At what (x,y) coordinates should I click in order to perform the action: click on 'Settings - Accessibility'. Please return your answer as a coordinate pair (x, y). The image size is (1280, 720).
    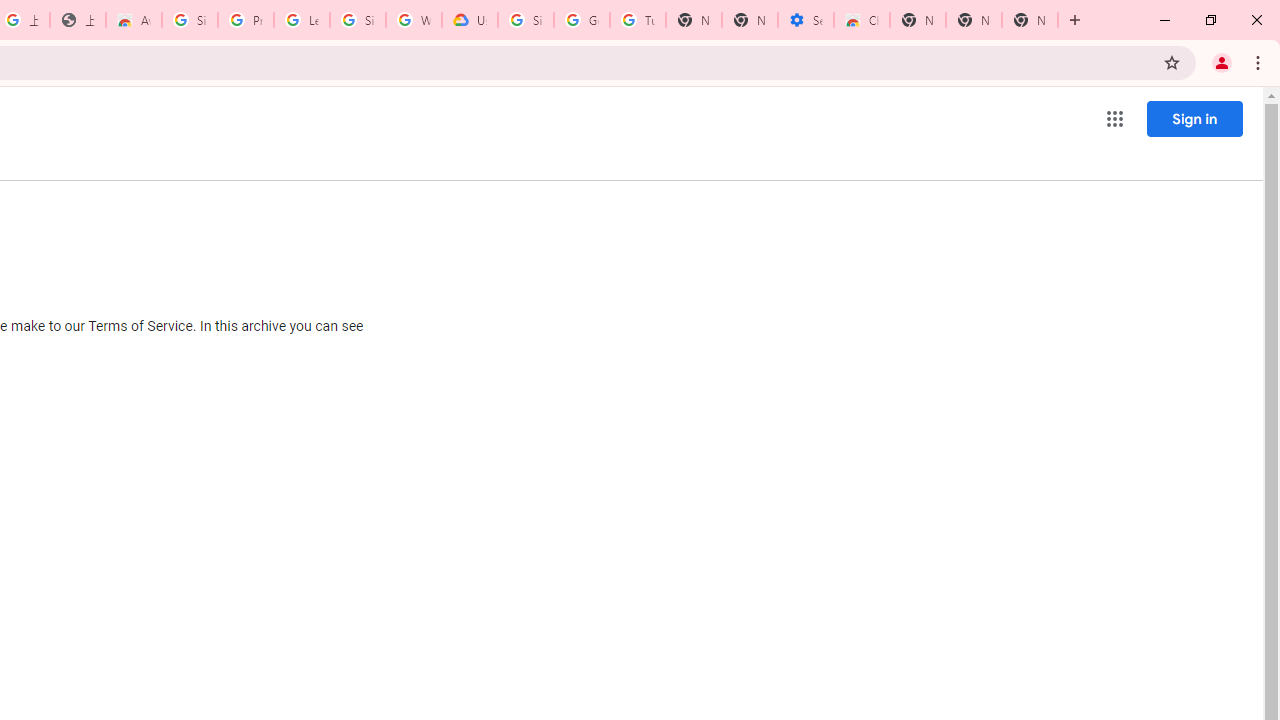
    Looking at the image, I should click on (806, 20).